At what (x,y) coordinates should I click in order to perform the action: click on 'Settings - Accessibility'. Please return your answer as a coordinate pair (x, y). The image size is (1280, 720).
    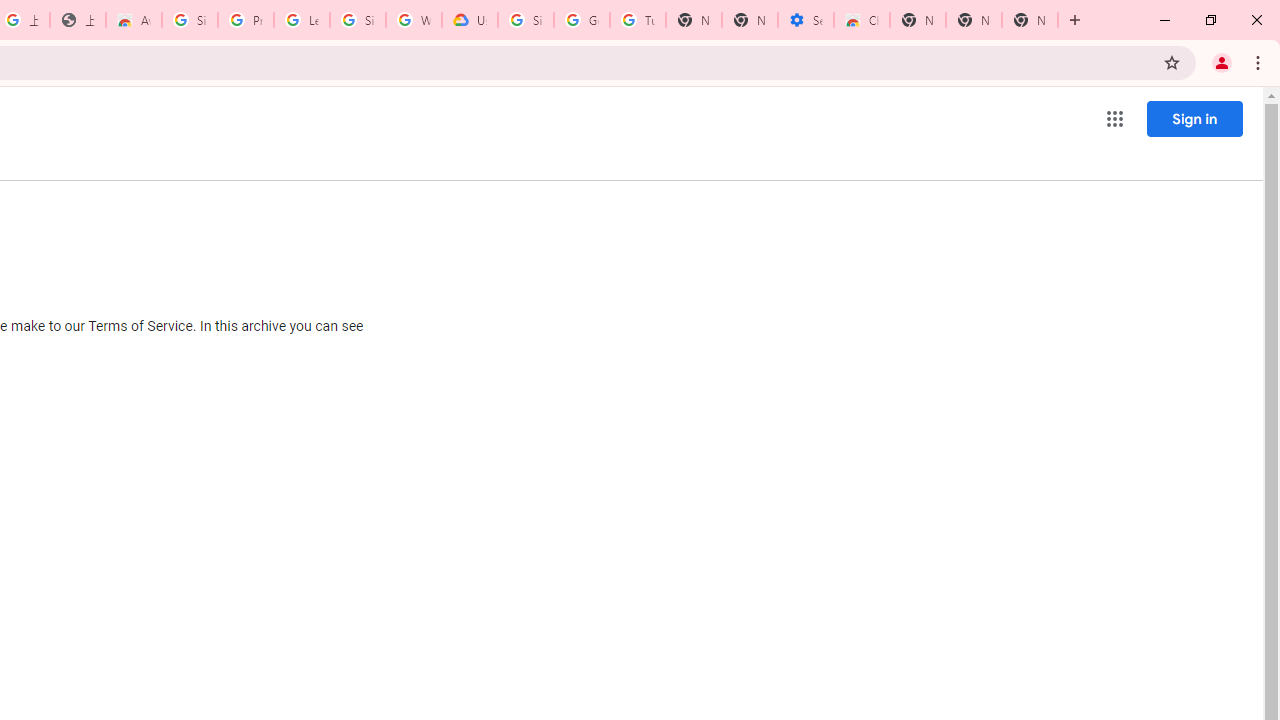
    Looking at the image, I should click on (806, 20).